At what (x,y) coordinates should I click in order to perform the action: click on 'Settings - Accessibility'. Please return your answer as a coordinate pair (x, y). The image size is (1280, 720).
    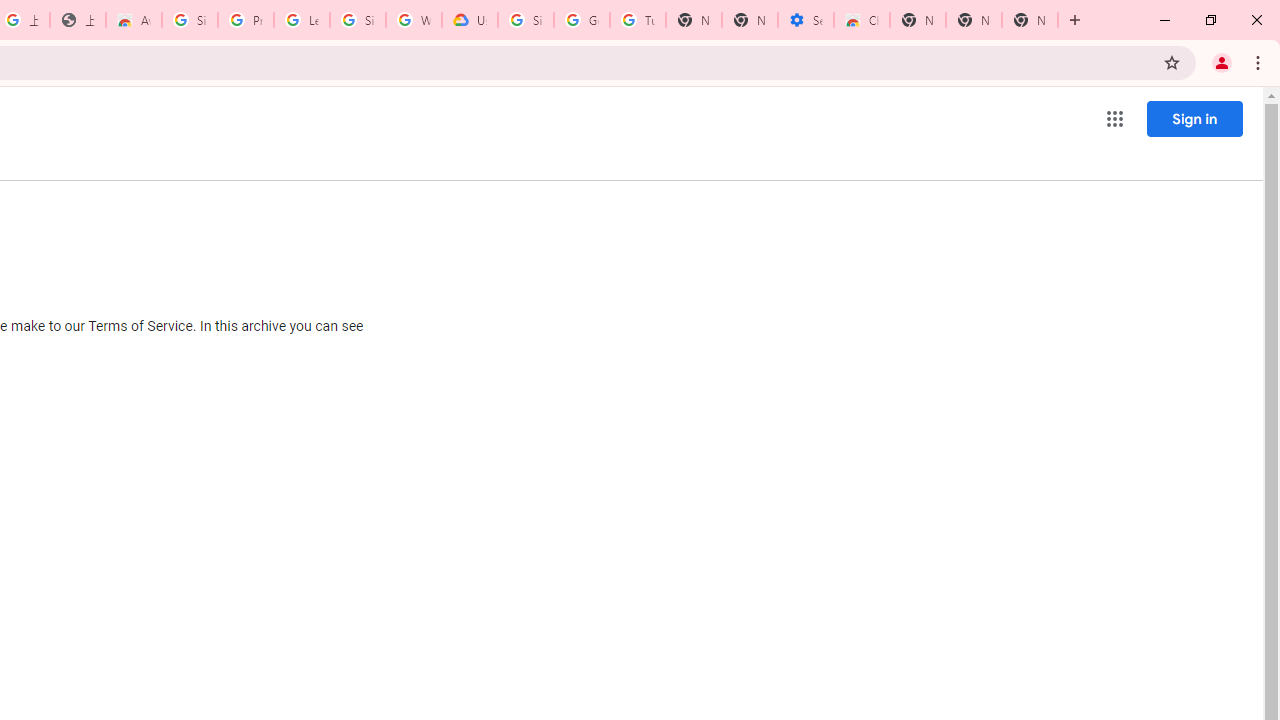
    Looking at the image, I should click on (806, 20).